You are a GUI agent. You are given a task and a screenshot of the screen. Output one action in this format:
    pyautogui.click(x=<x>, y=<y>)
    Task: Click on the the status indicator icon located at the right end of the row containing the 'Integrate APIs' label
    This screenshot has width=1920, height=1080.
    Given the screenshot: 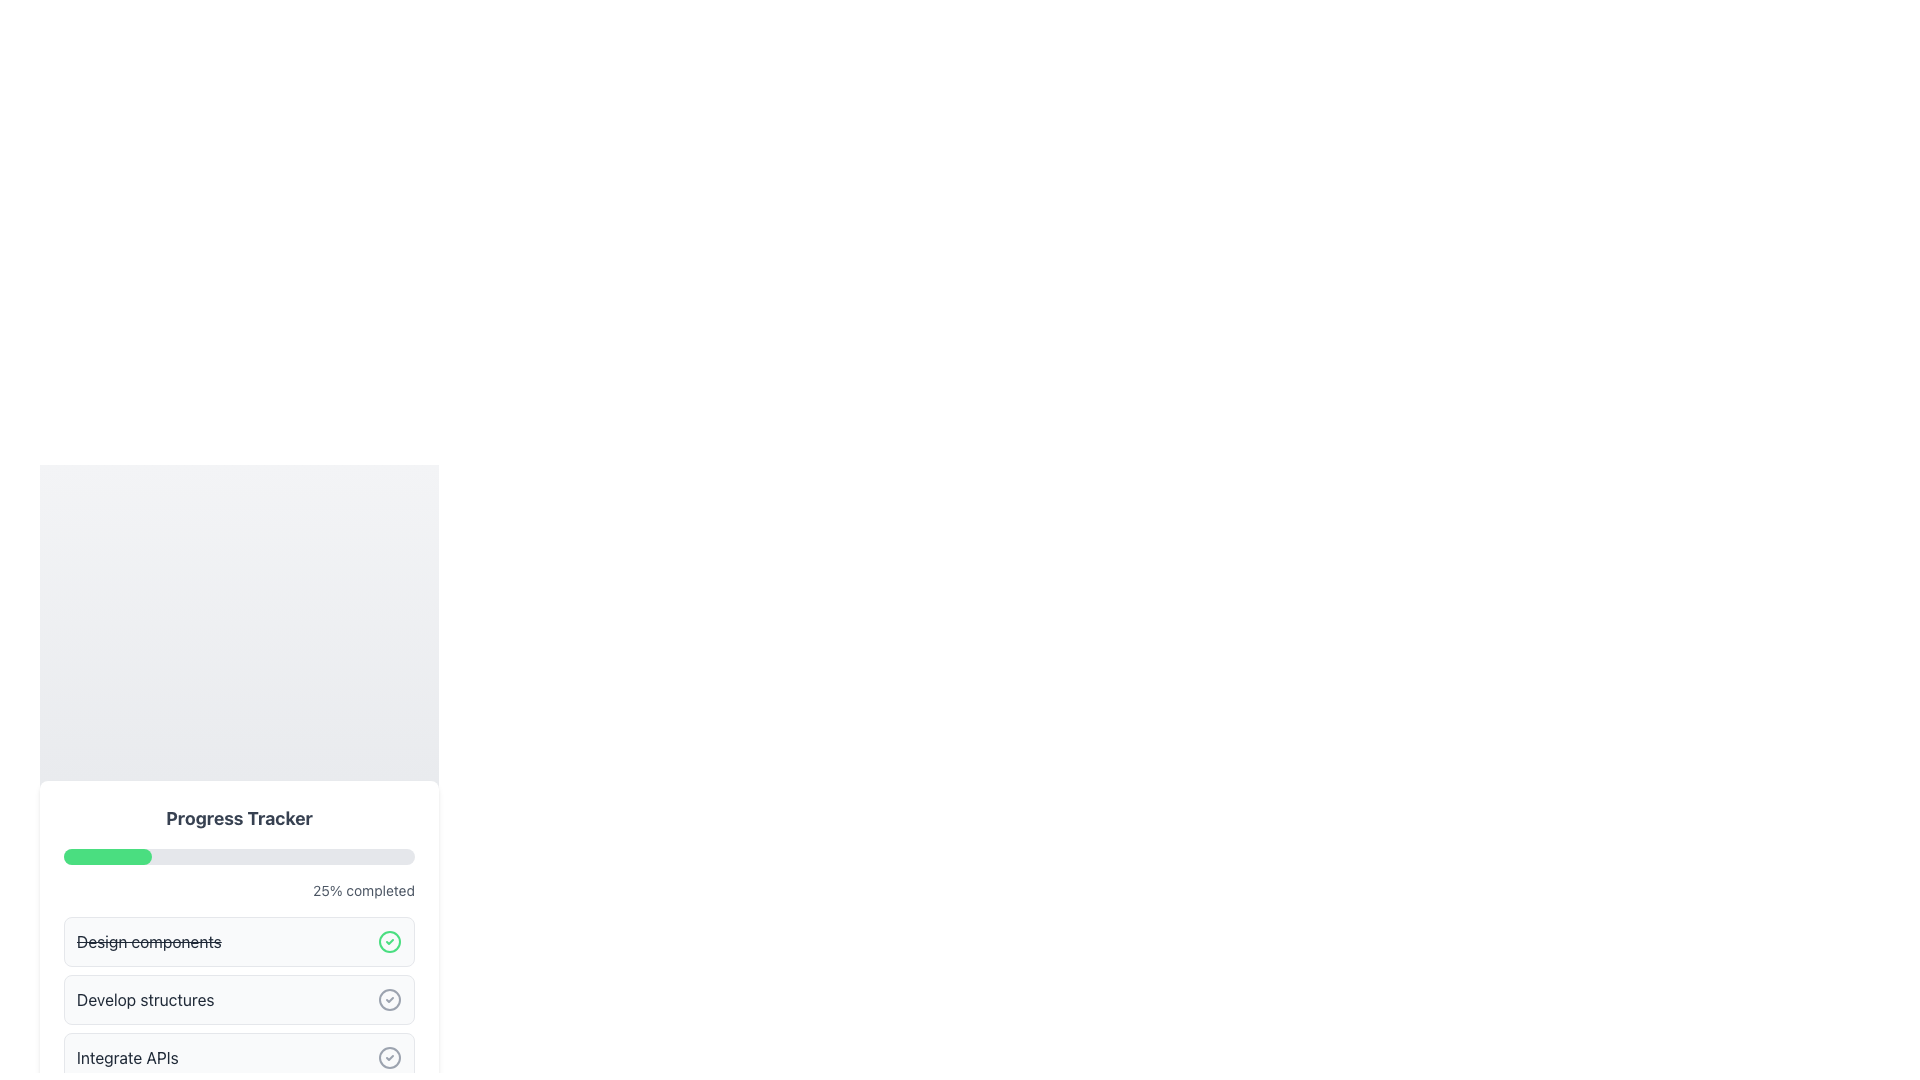 What is the action you would take?
    pyautogui.click(x=389, y=1056)
    